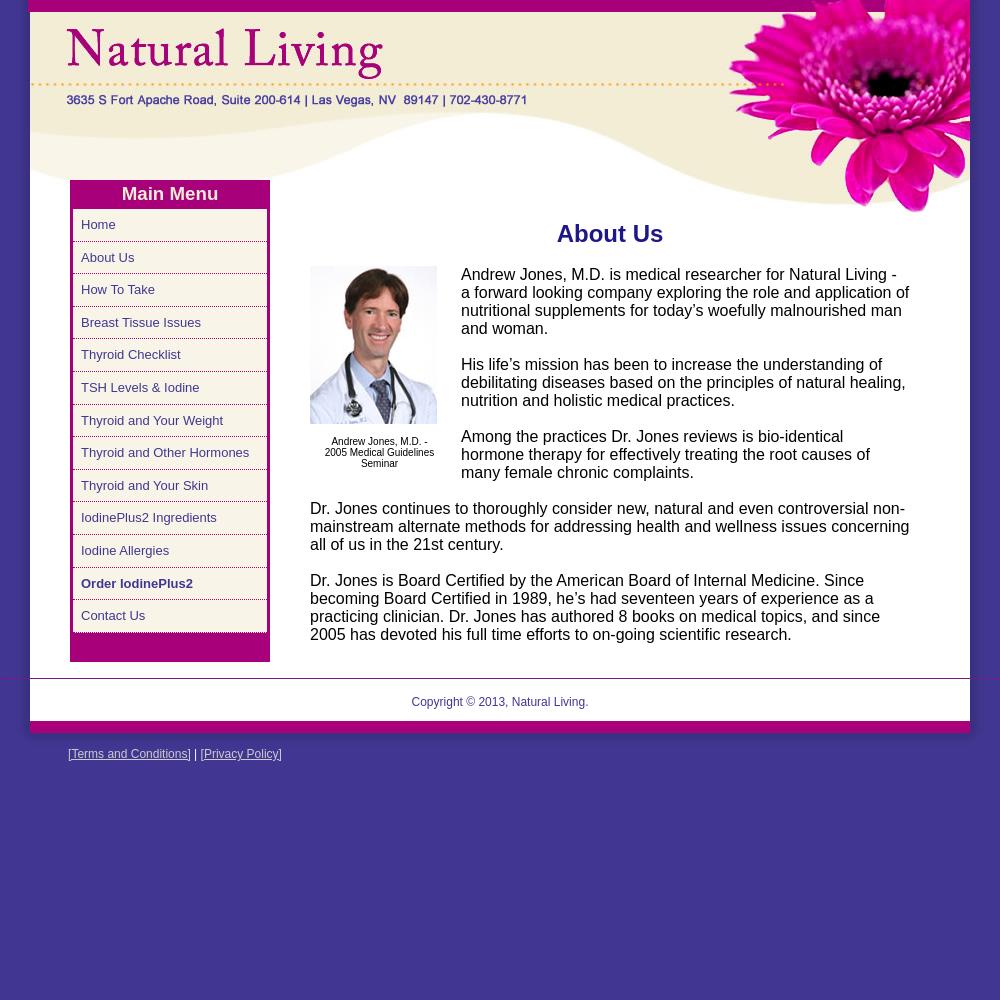 The width and height of the screenshot is (1000, 1000). I want to click on 'Dr. Jones continues to thoroughly consider new, natural and even controversial non-mainstream alternate methods for addressing health and wellness issues concerning all of us in the 21st century.', so click(608, 526).